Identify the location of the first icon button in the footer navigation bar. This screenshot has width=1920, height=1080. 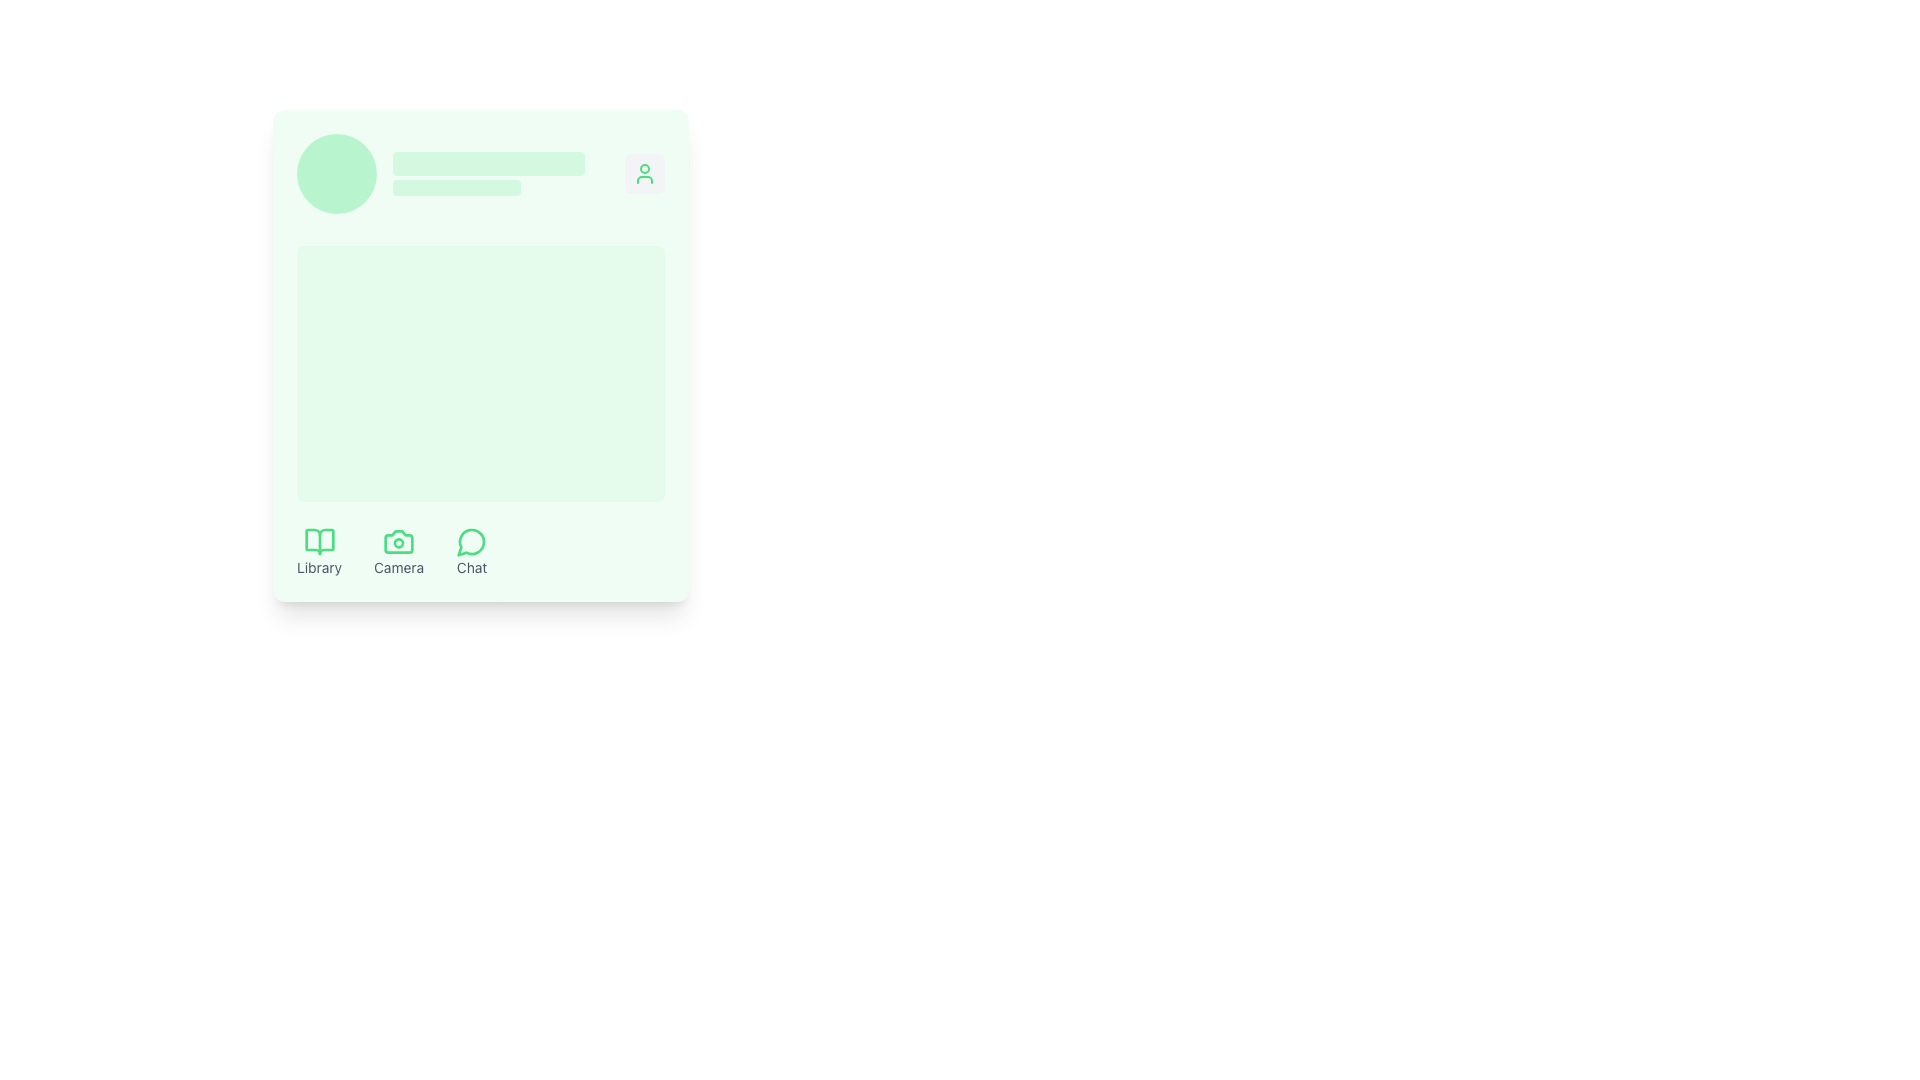
(318, 542).